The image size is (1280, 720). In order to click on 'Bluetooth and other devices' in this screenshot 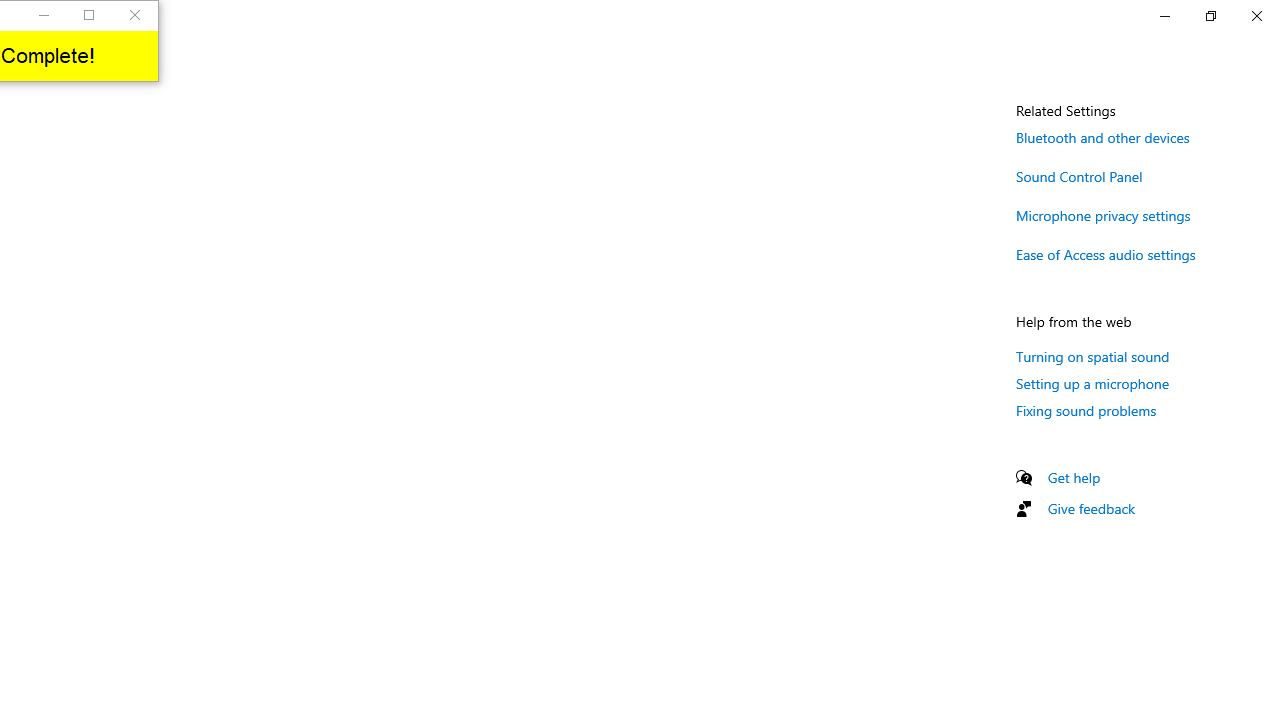, I will do `click(1102, 136)`.